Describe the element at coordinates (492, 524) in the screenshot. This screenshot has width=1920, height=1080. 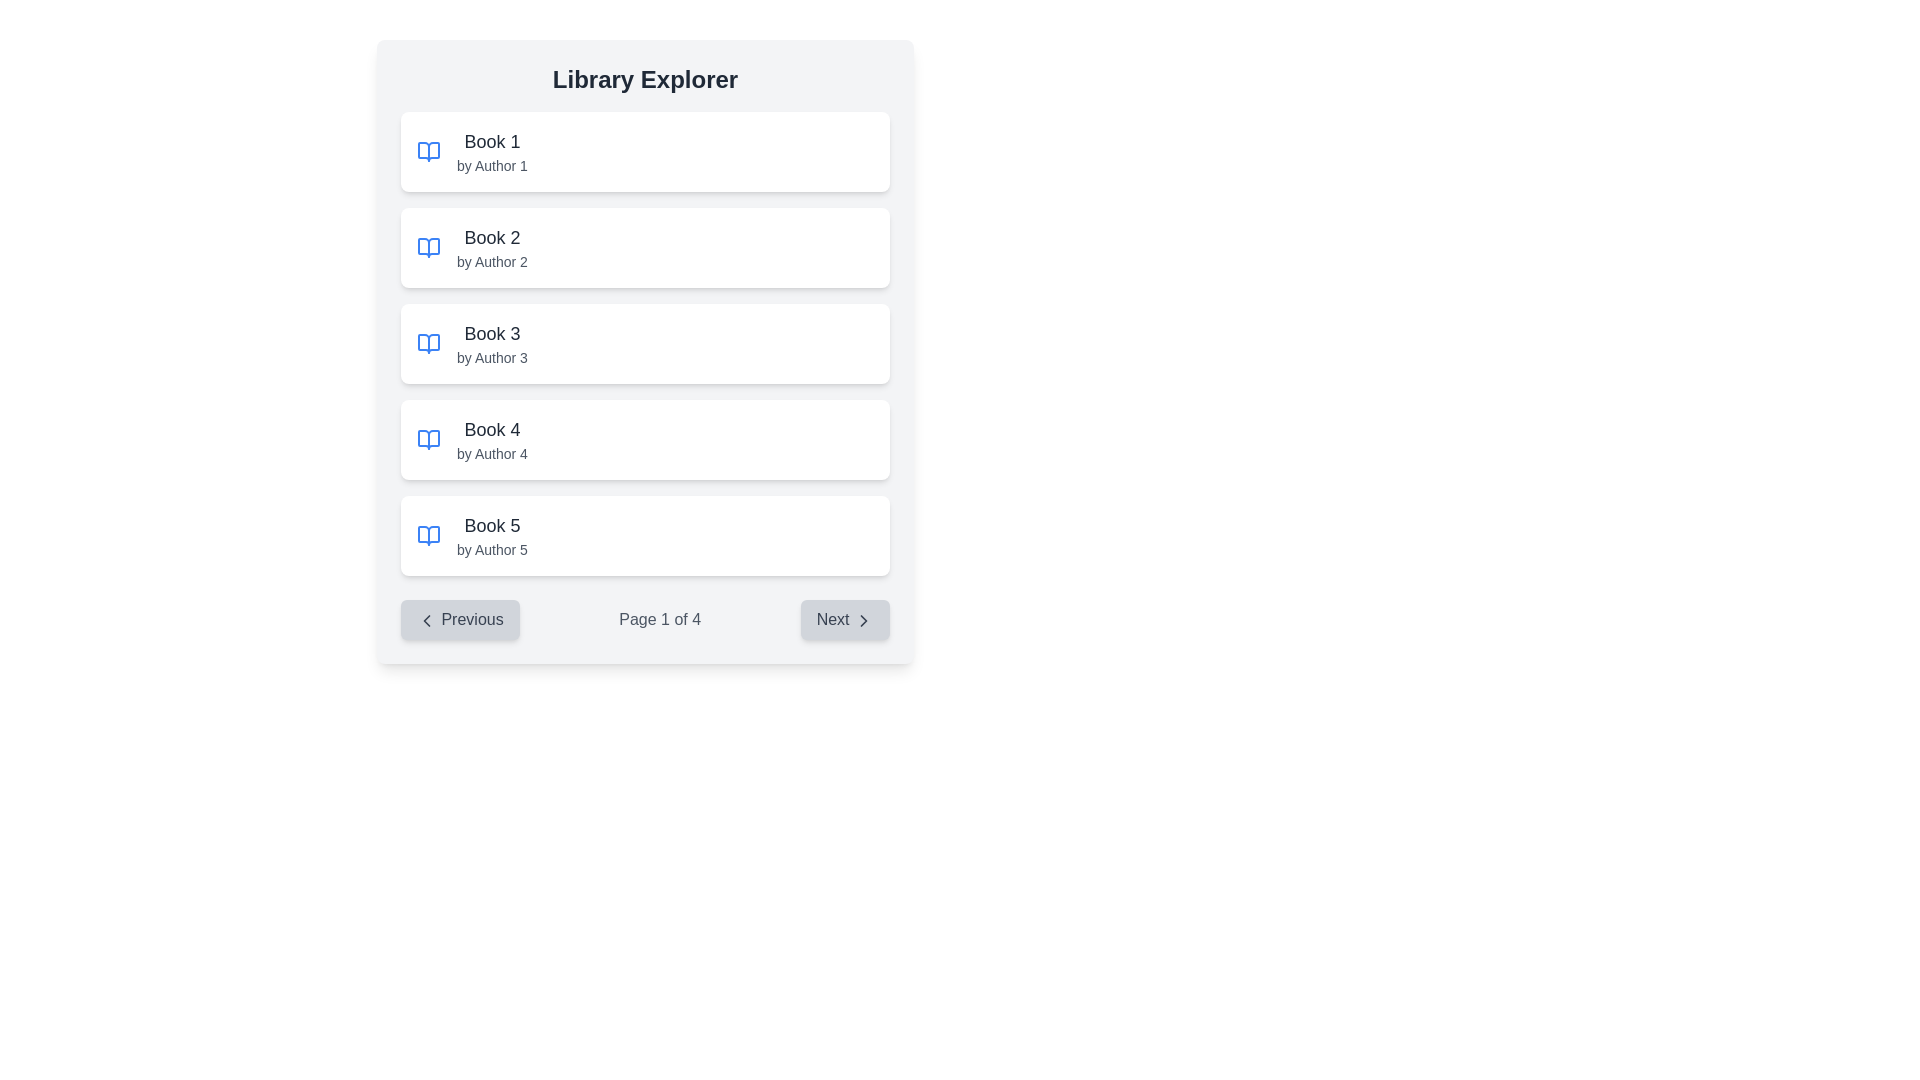
I see `the text label 'Book 5' which is styled with a larger font size and dark gray color` at that location.